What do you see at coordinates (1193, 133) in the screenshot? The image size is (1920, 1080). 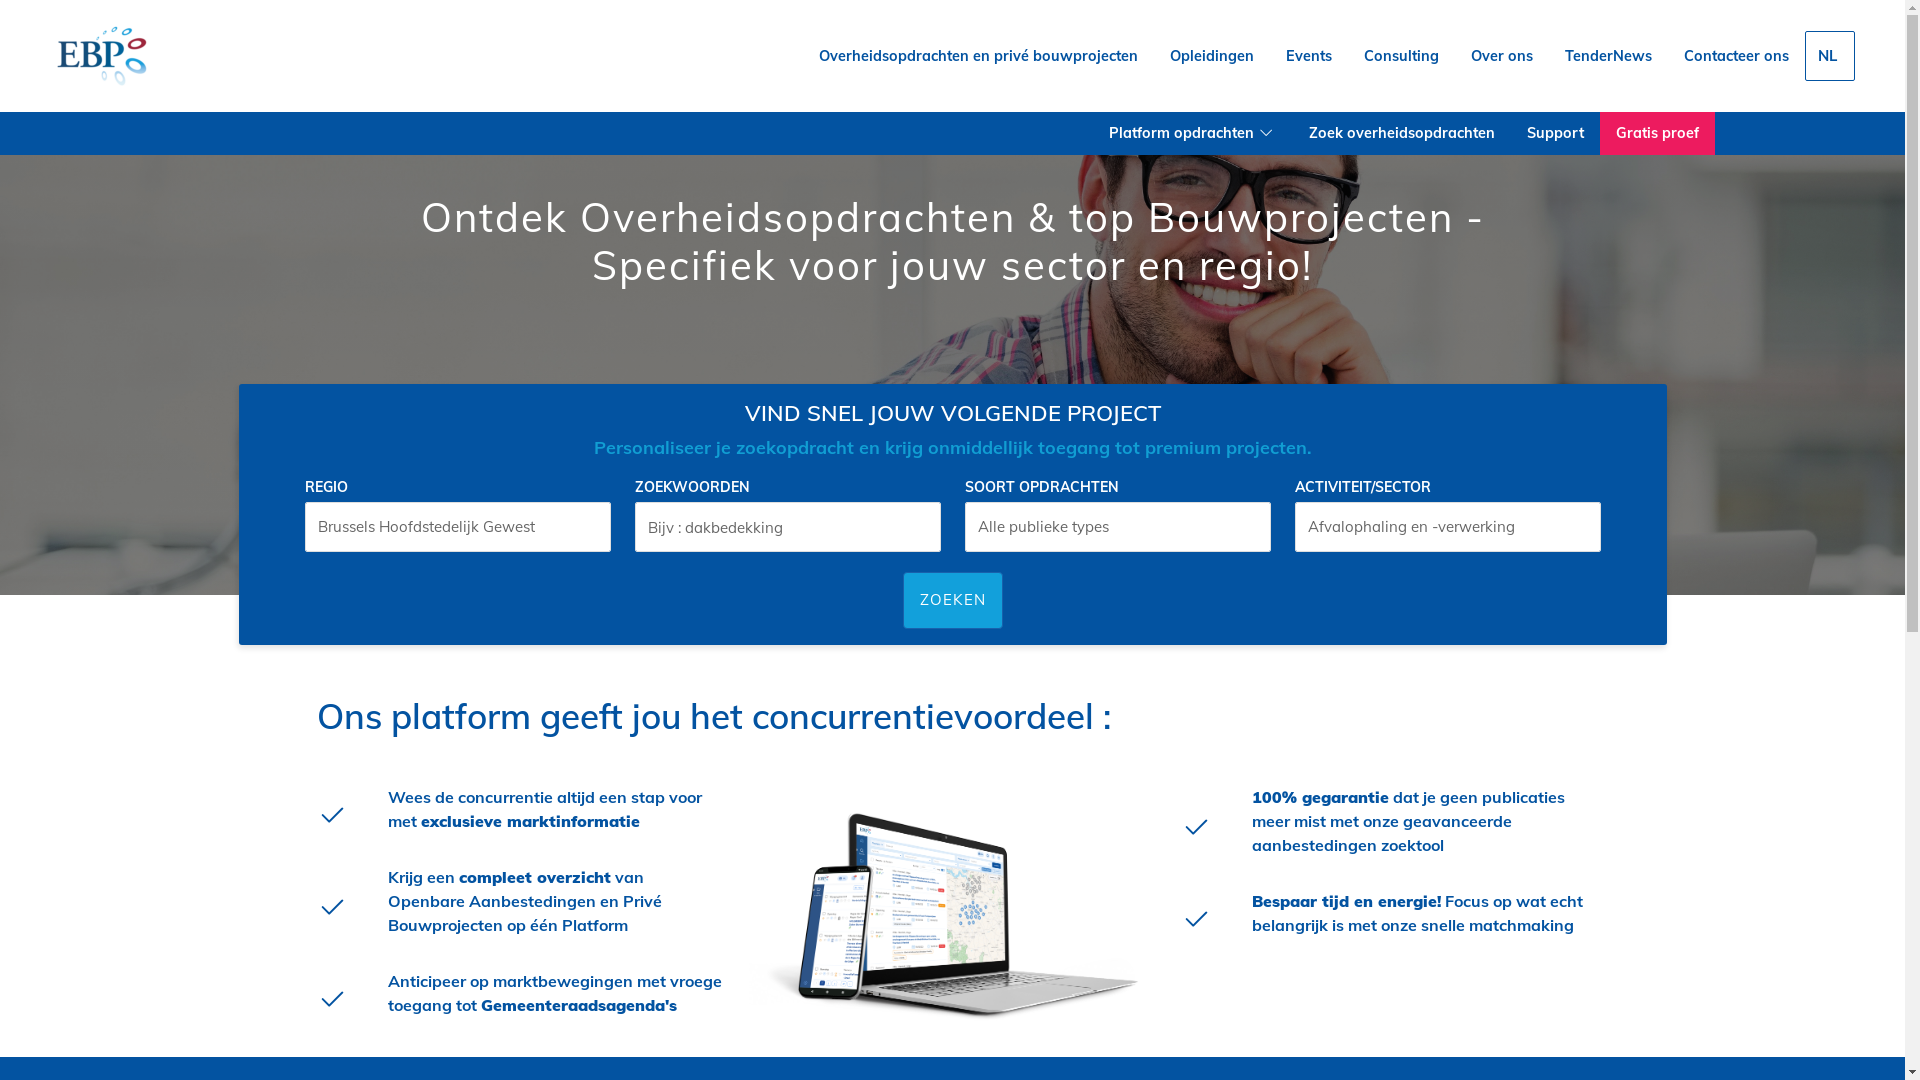 I see `'Platform opdrachten'` at bounding box center [1193, 133].